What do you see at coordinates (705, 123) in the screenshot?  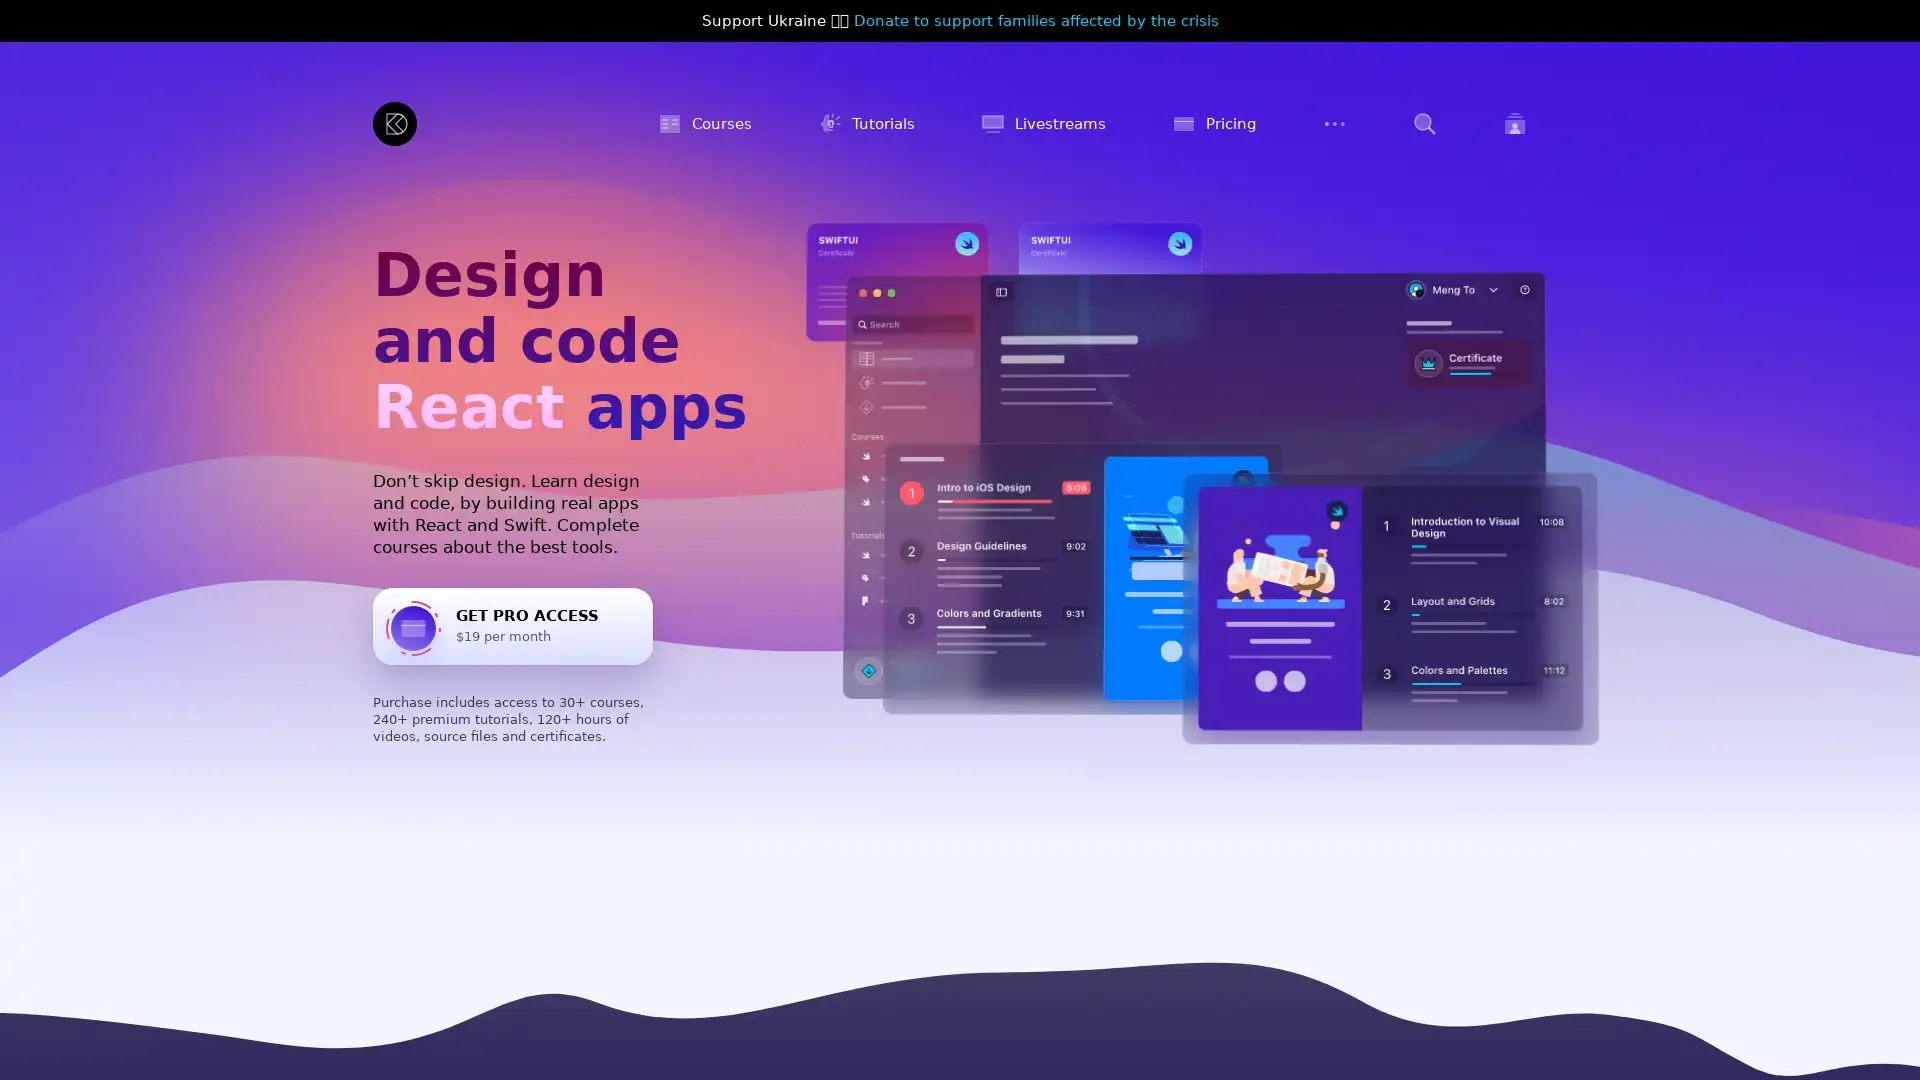 I see `Courses icon Courses` at bounding box center [705, 123].